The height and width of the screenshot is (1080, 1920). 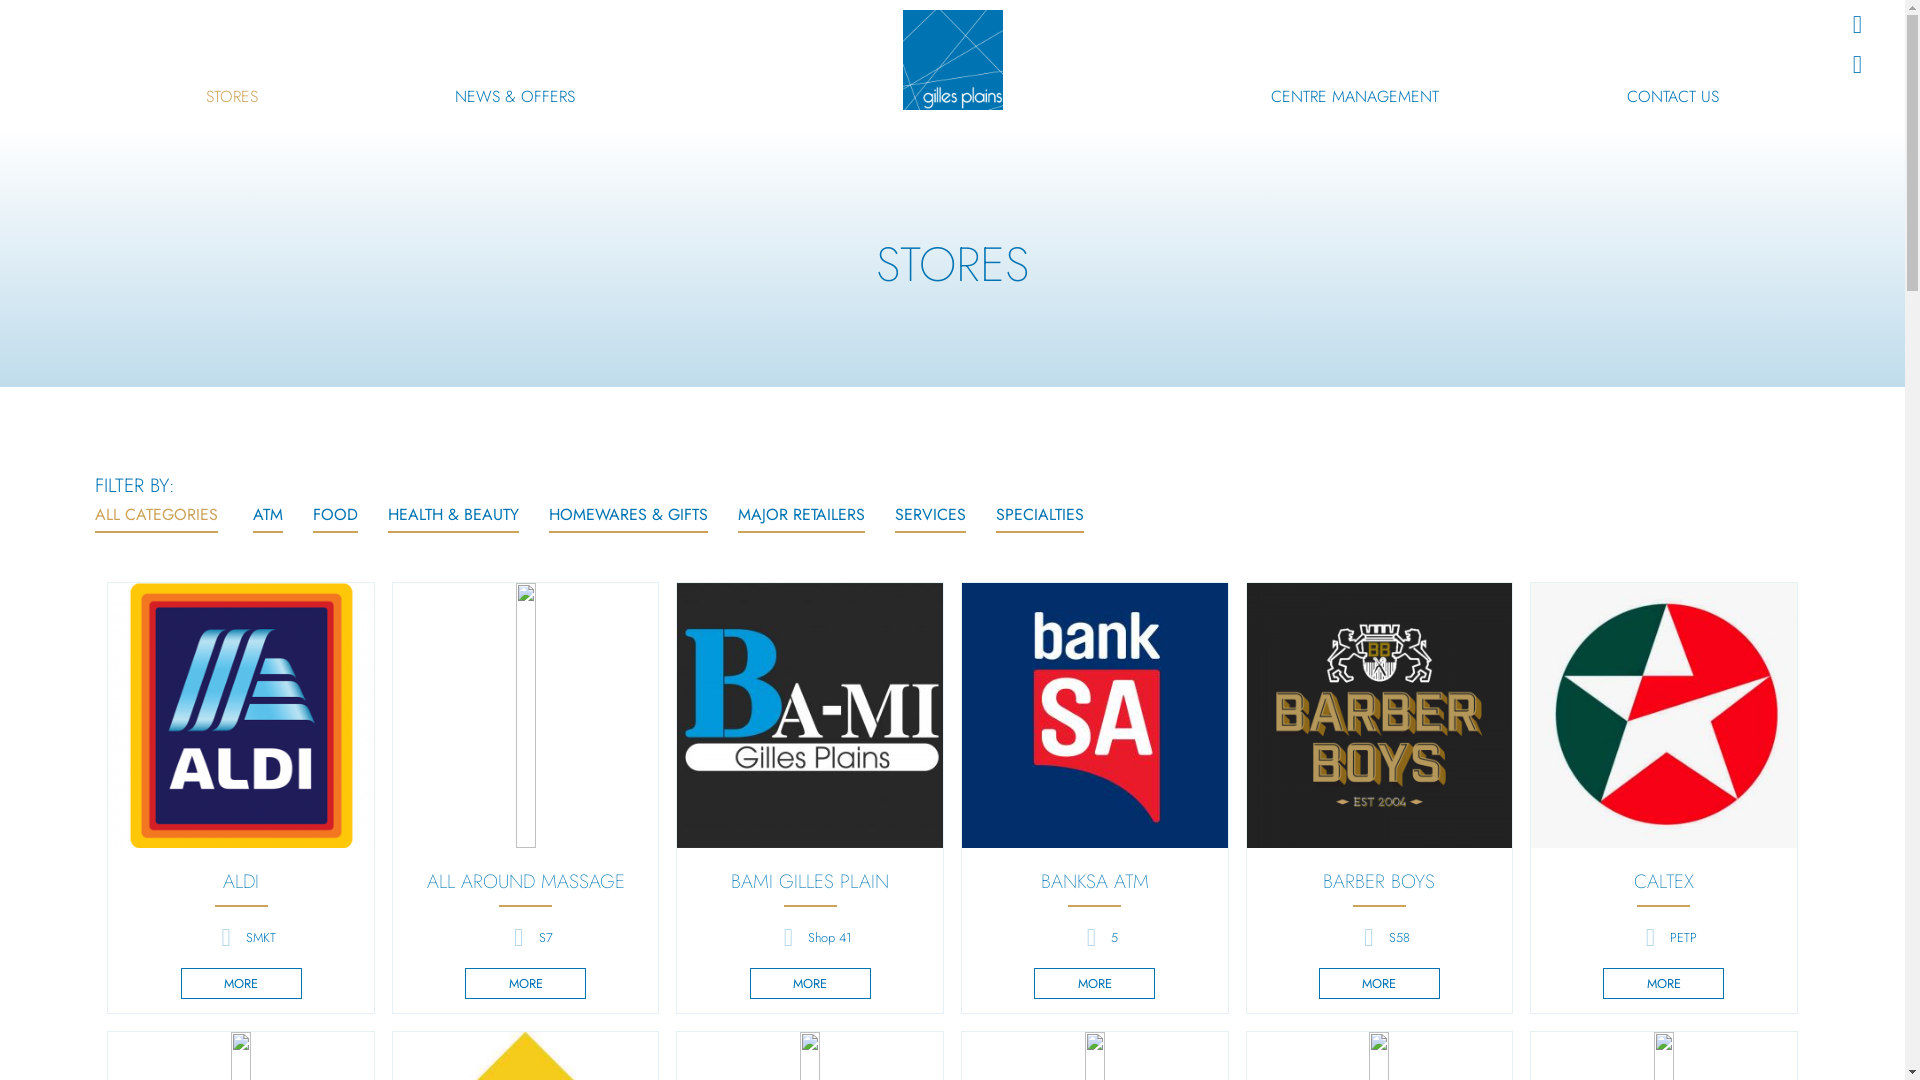 What do you see at coordinates (1856, 24) in the screenshot?
I see `'Facebook'` at bounding box center [1856, 24].